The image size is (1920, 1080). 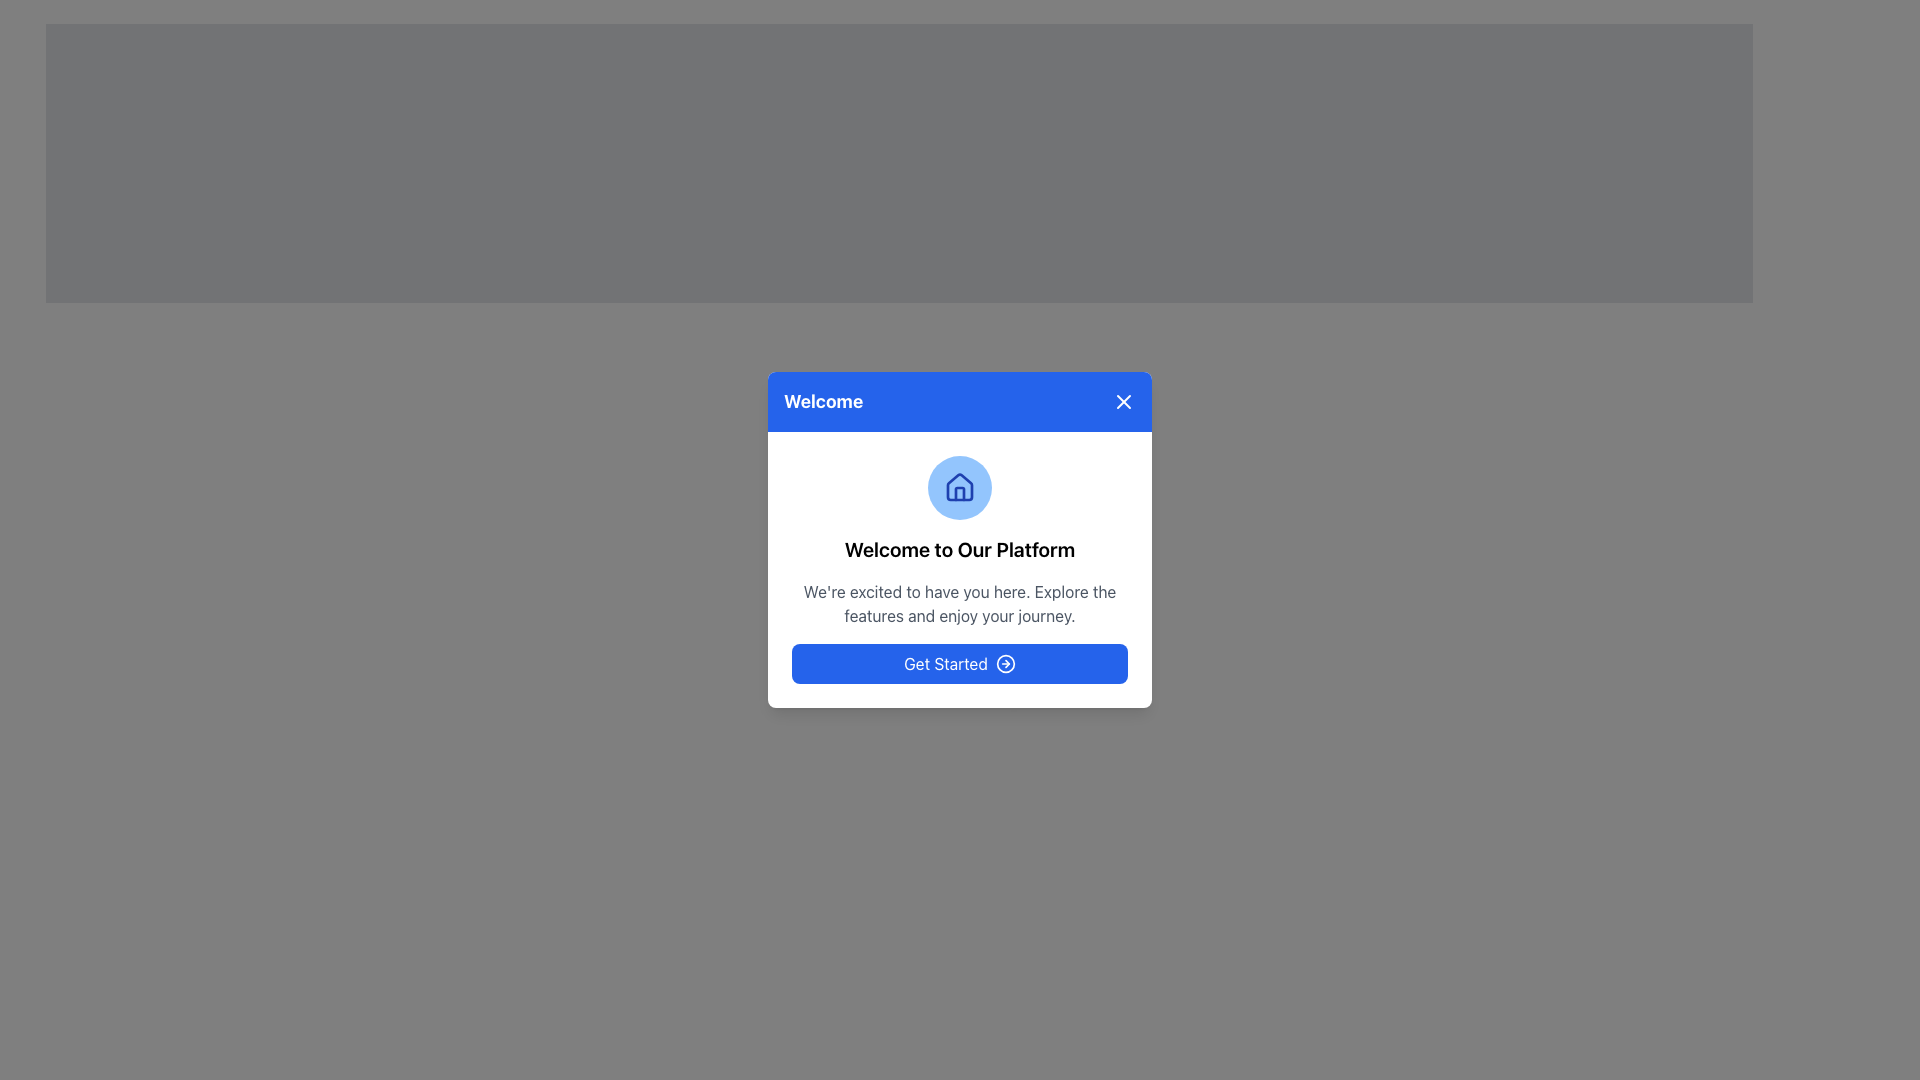 I want to click on the bold text label displaying 'Welcome' in the blue banner header located at the top left of the popup dialog, so click(x=823, y=401).